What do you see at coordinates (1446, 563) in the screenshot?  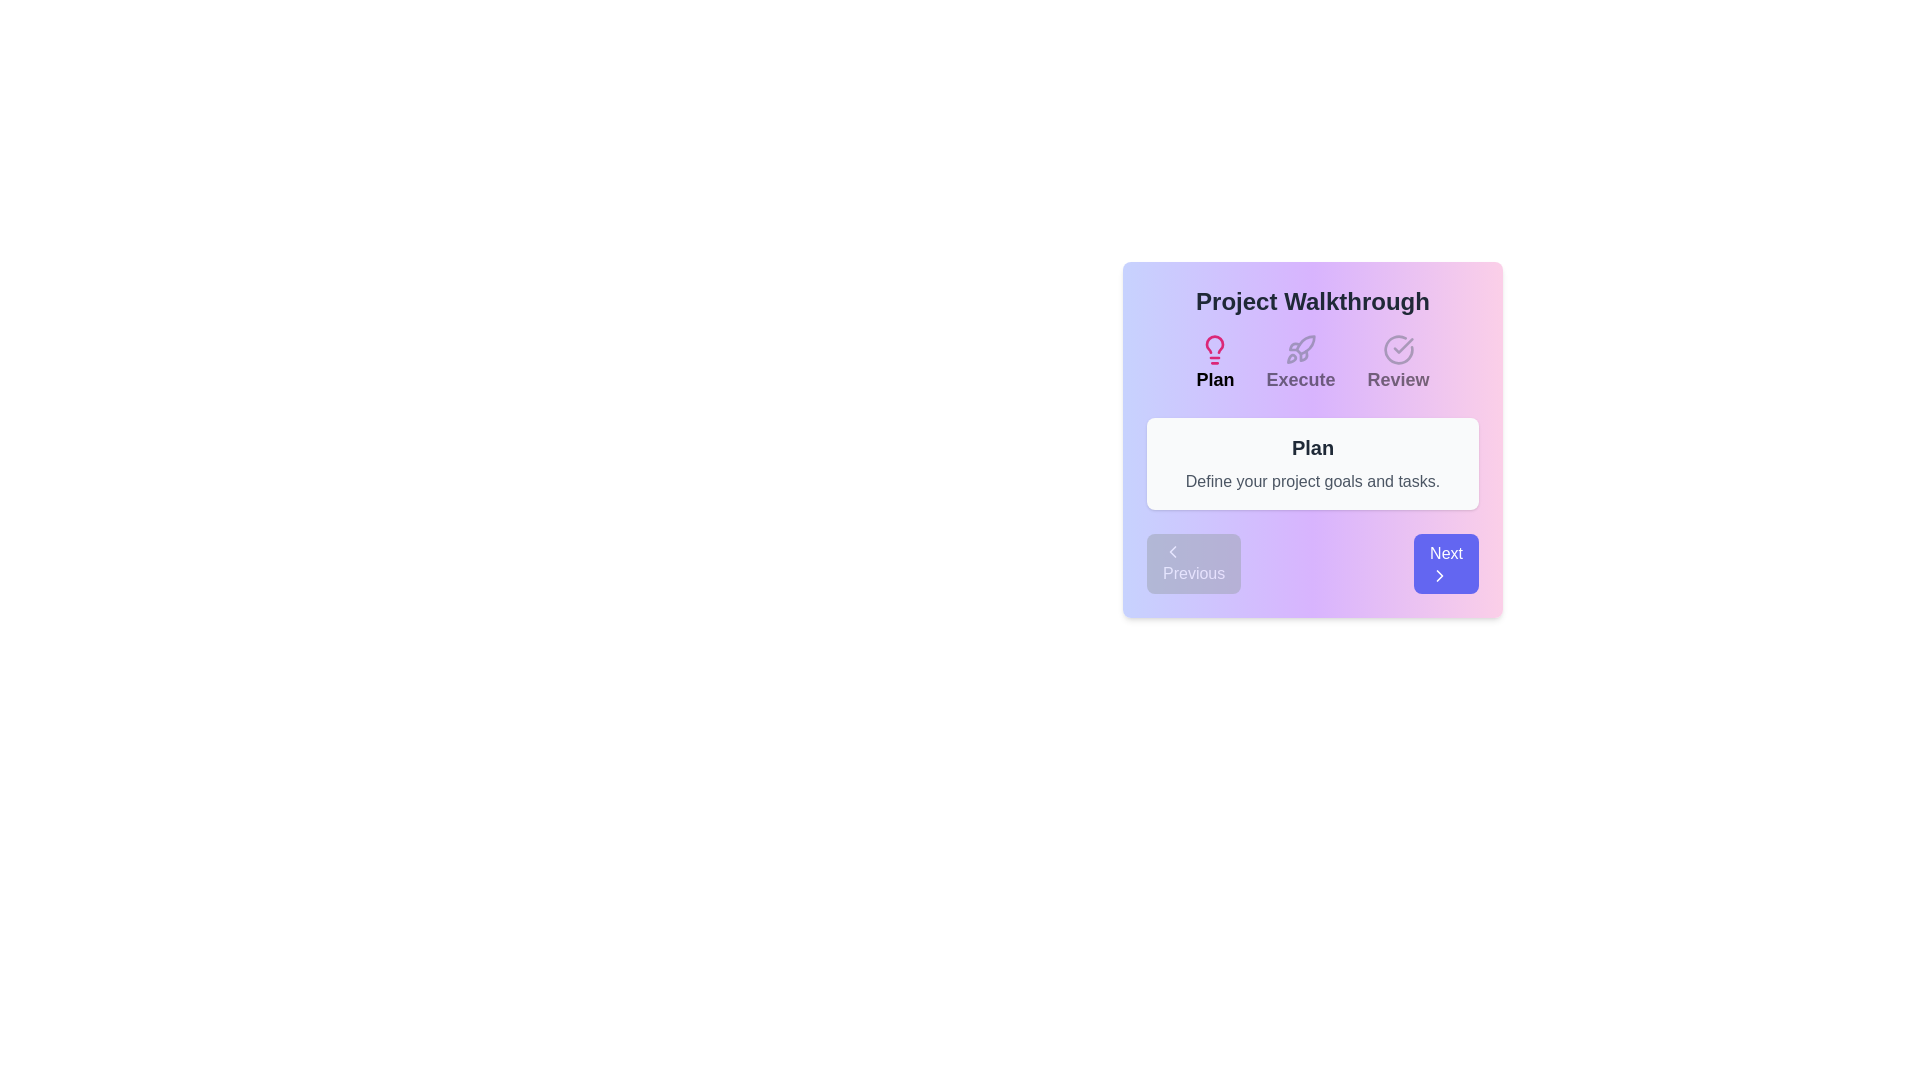 I see `the 'Next' button to navigate to the next step` at bounding box center [1446, 563].